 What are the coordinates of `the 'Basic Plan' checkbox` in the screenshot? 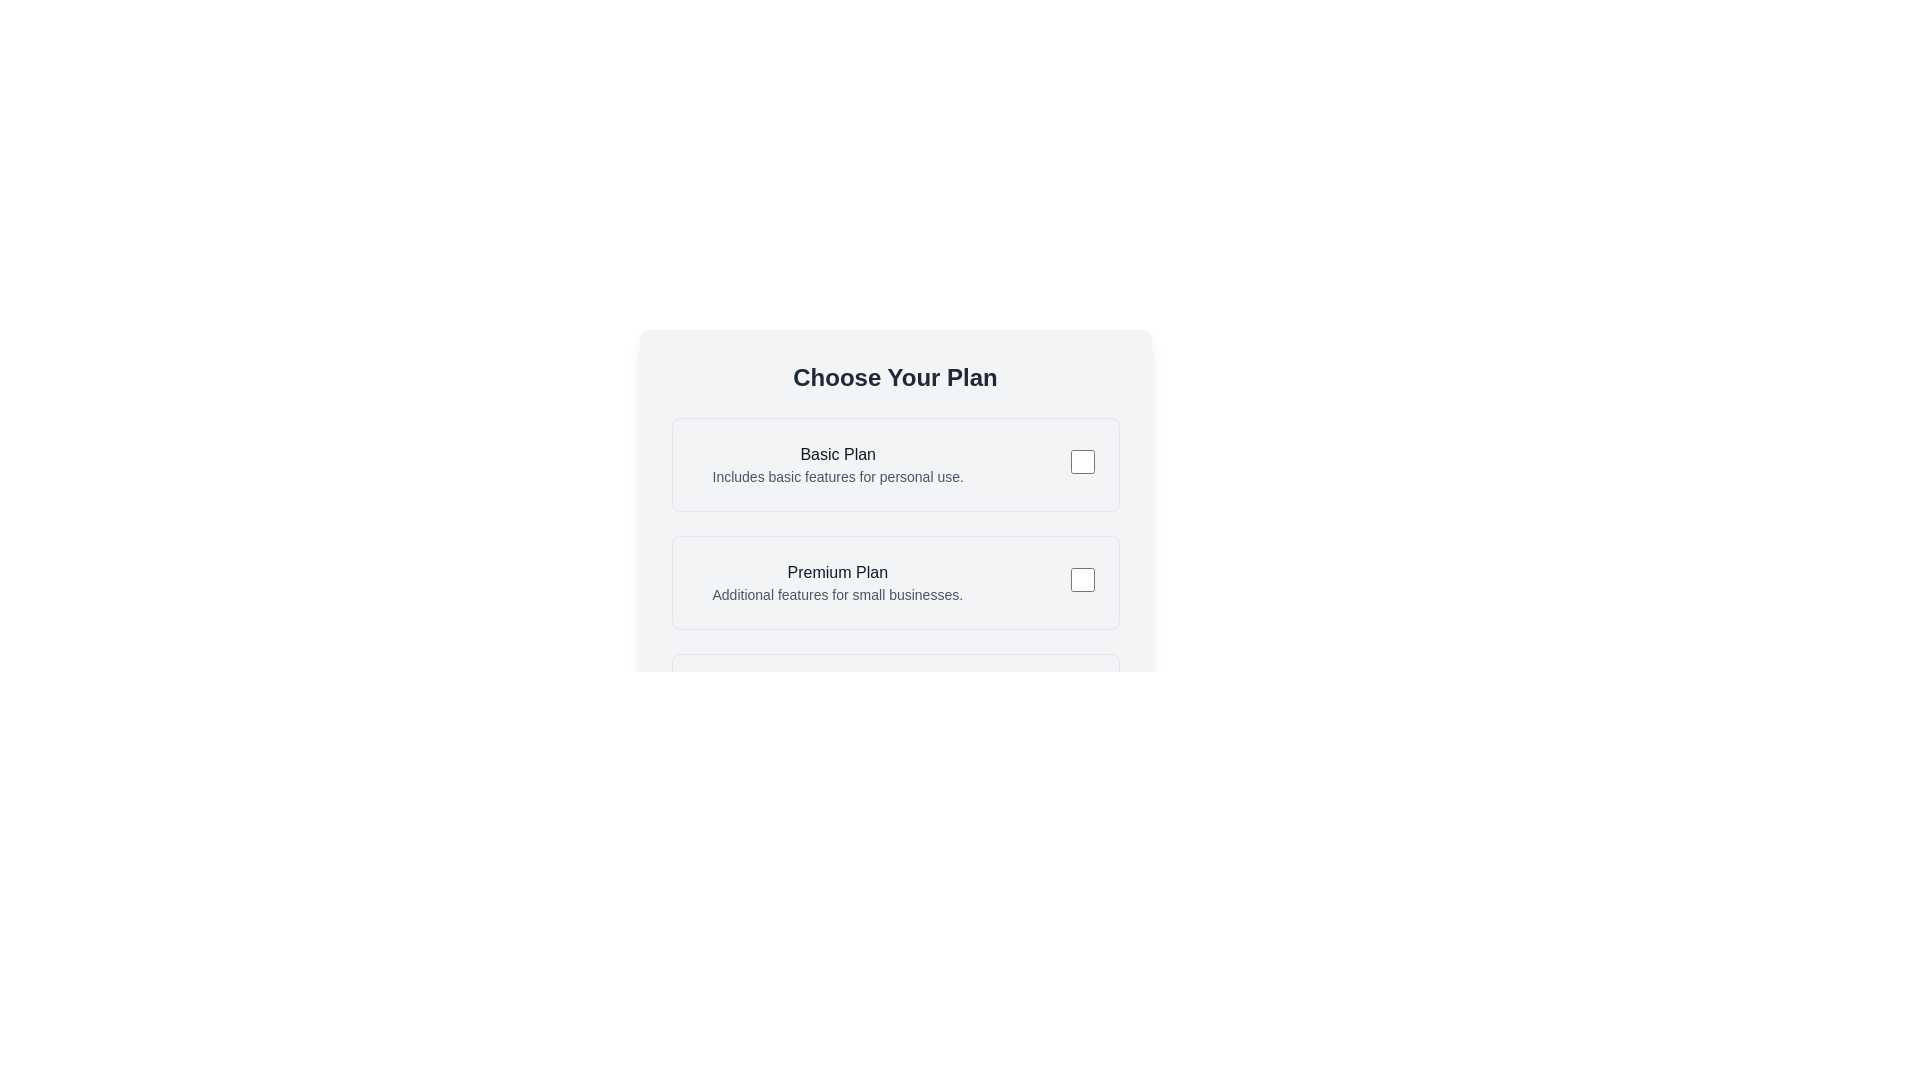 It's located at (1081, 461).